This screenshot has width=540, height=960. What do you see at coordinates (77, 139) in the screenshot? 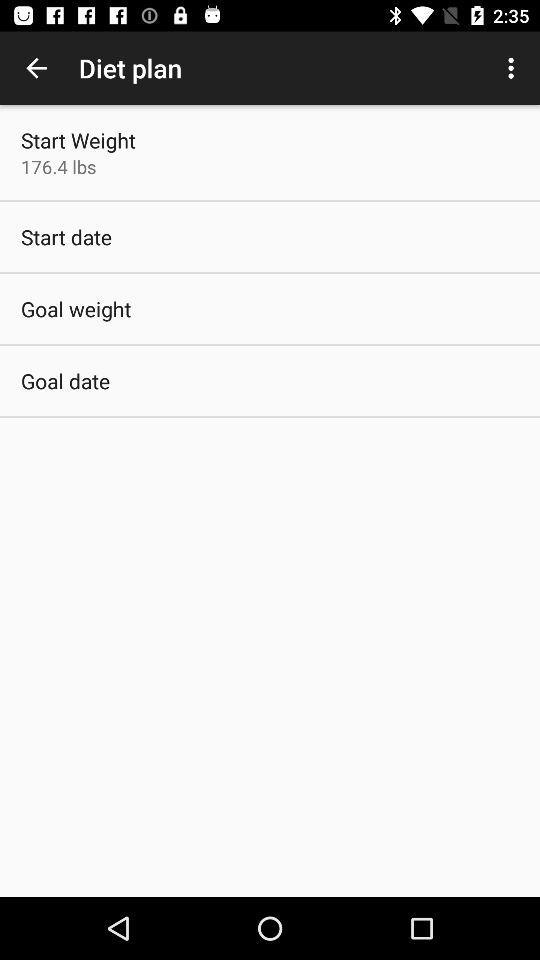
I see `the icon above the 176.4 lbs icon` at bounding box center [77, 139].